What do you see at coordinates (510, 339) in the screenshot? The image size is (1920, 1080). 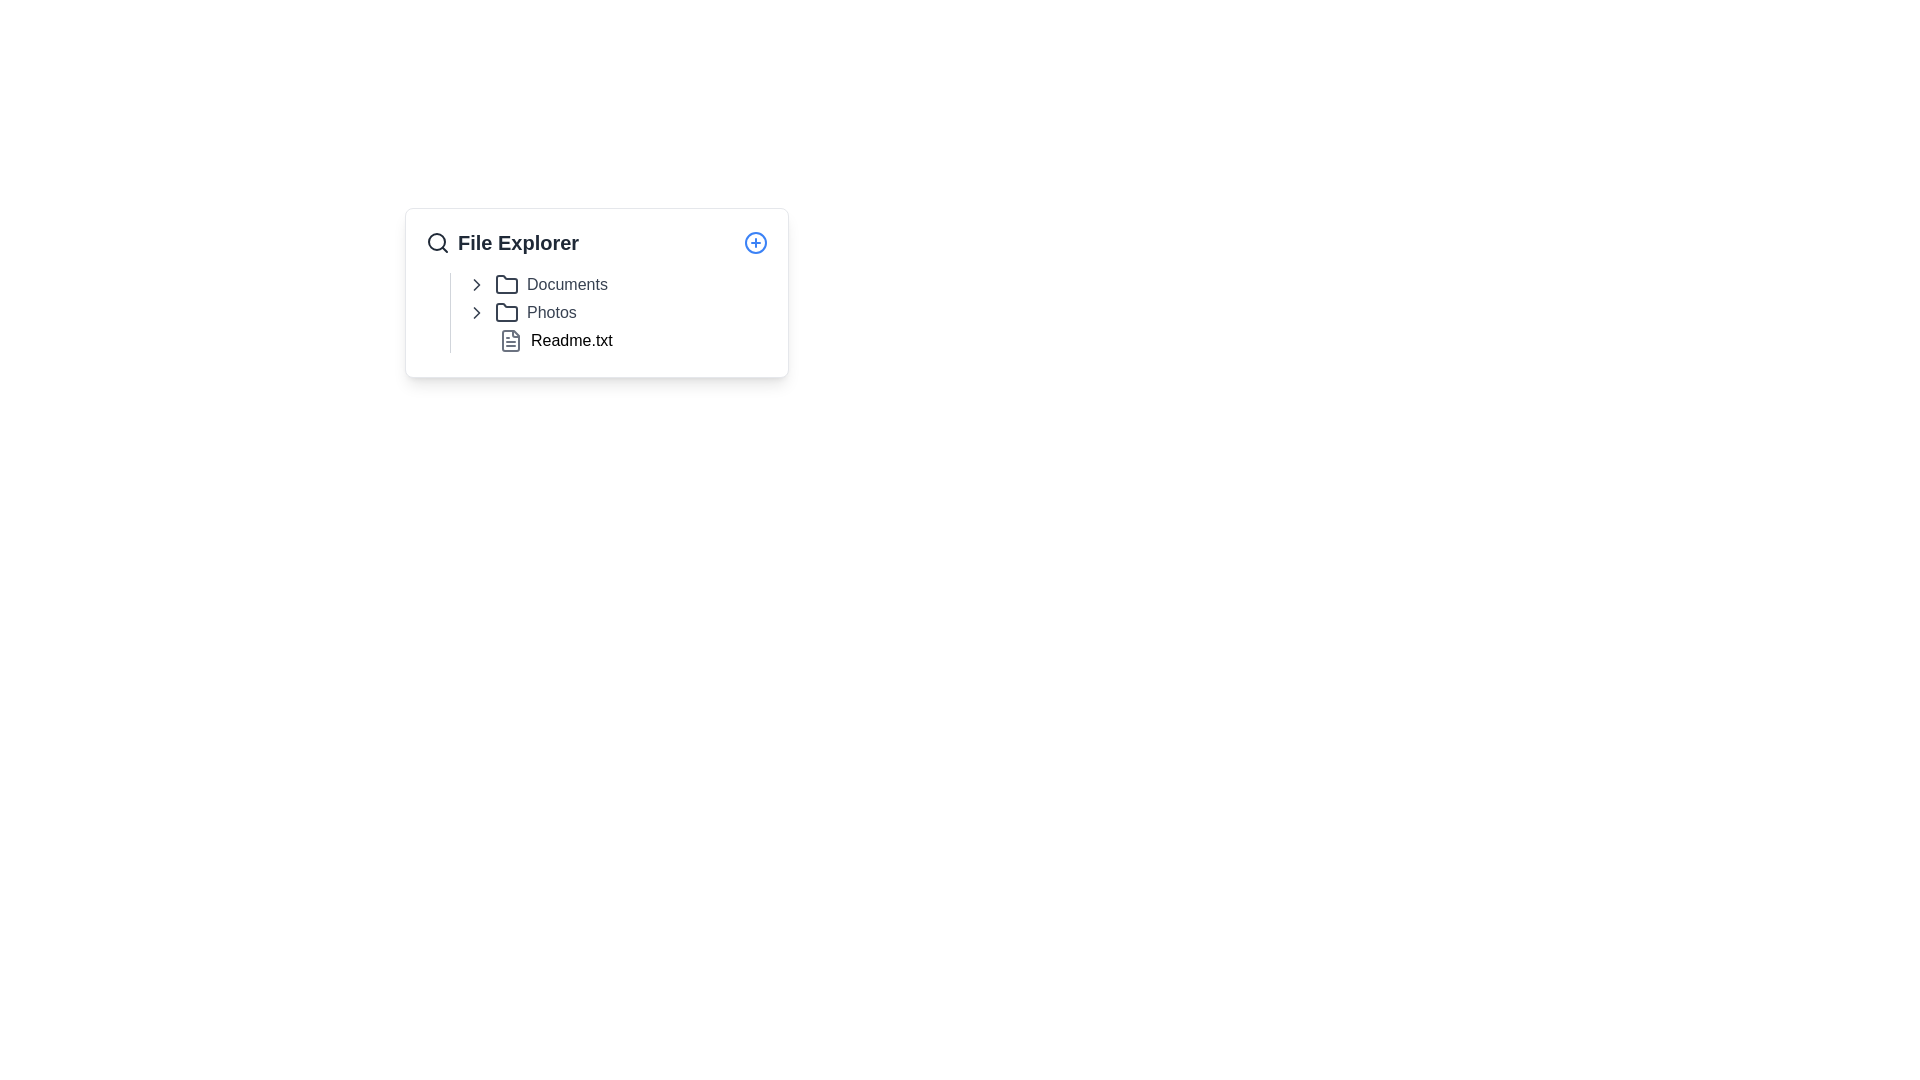 I see `the file icon representing 'Readme.txt'` at bounding box center [510, 339].